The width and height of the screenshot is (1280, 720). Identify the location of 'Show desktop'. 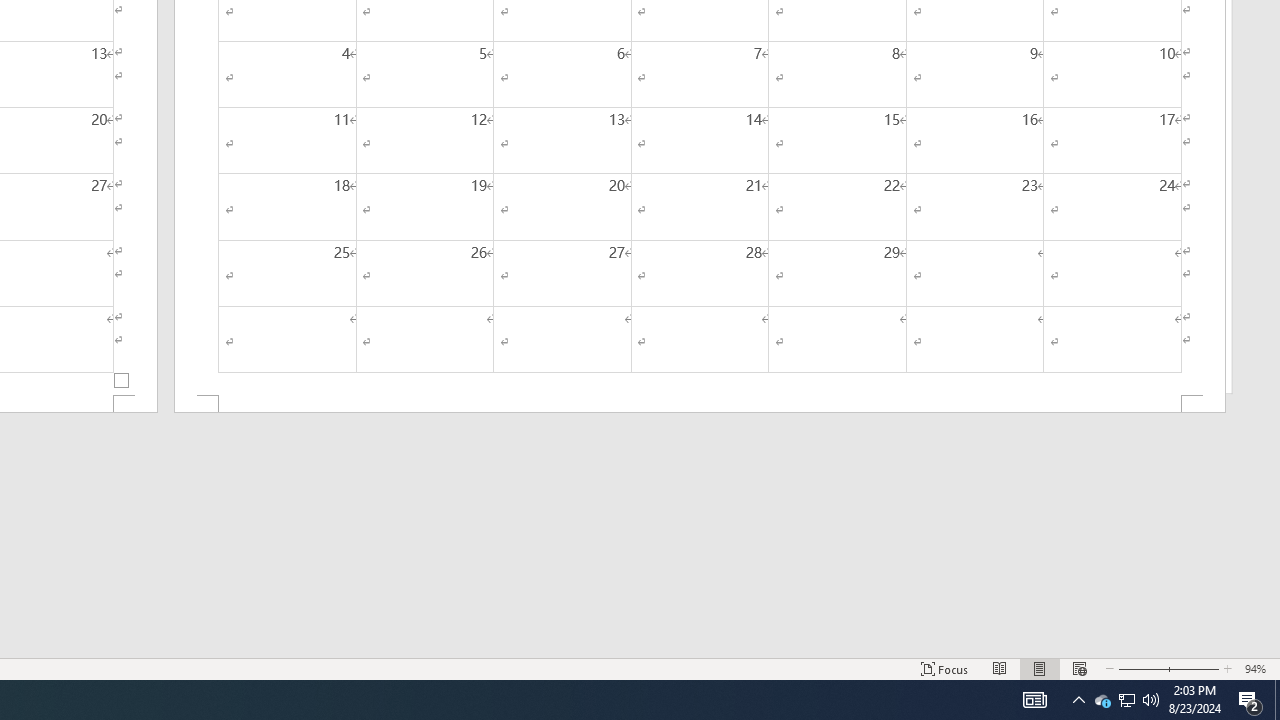
(1276, 698).